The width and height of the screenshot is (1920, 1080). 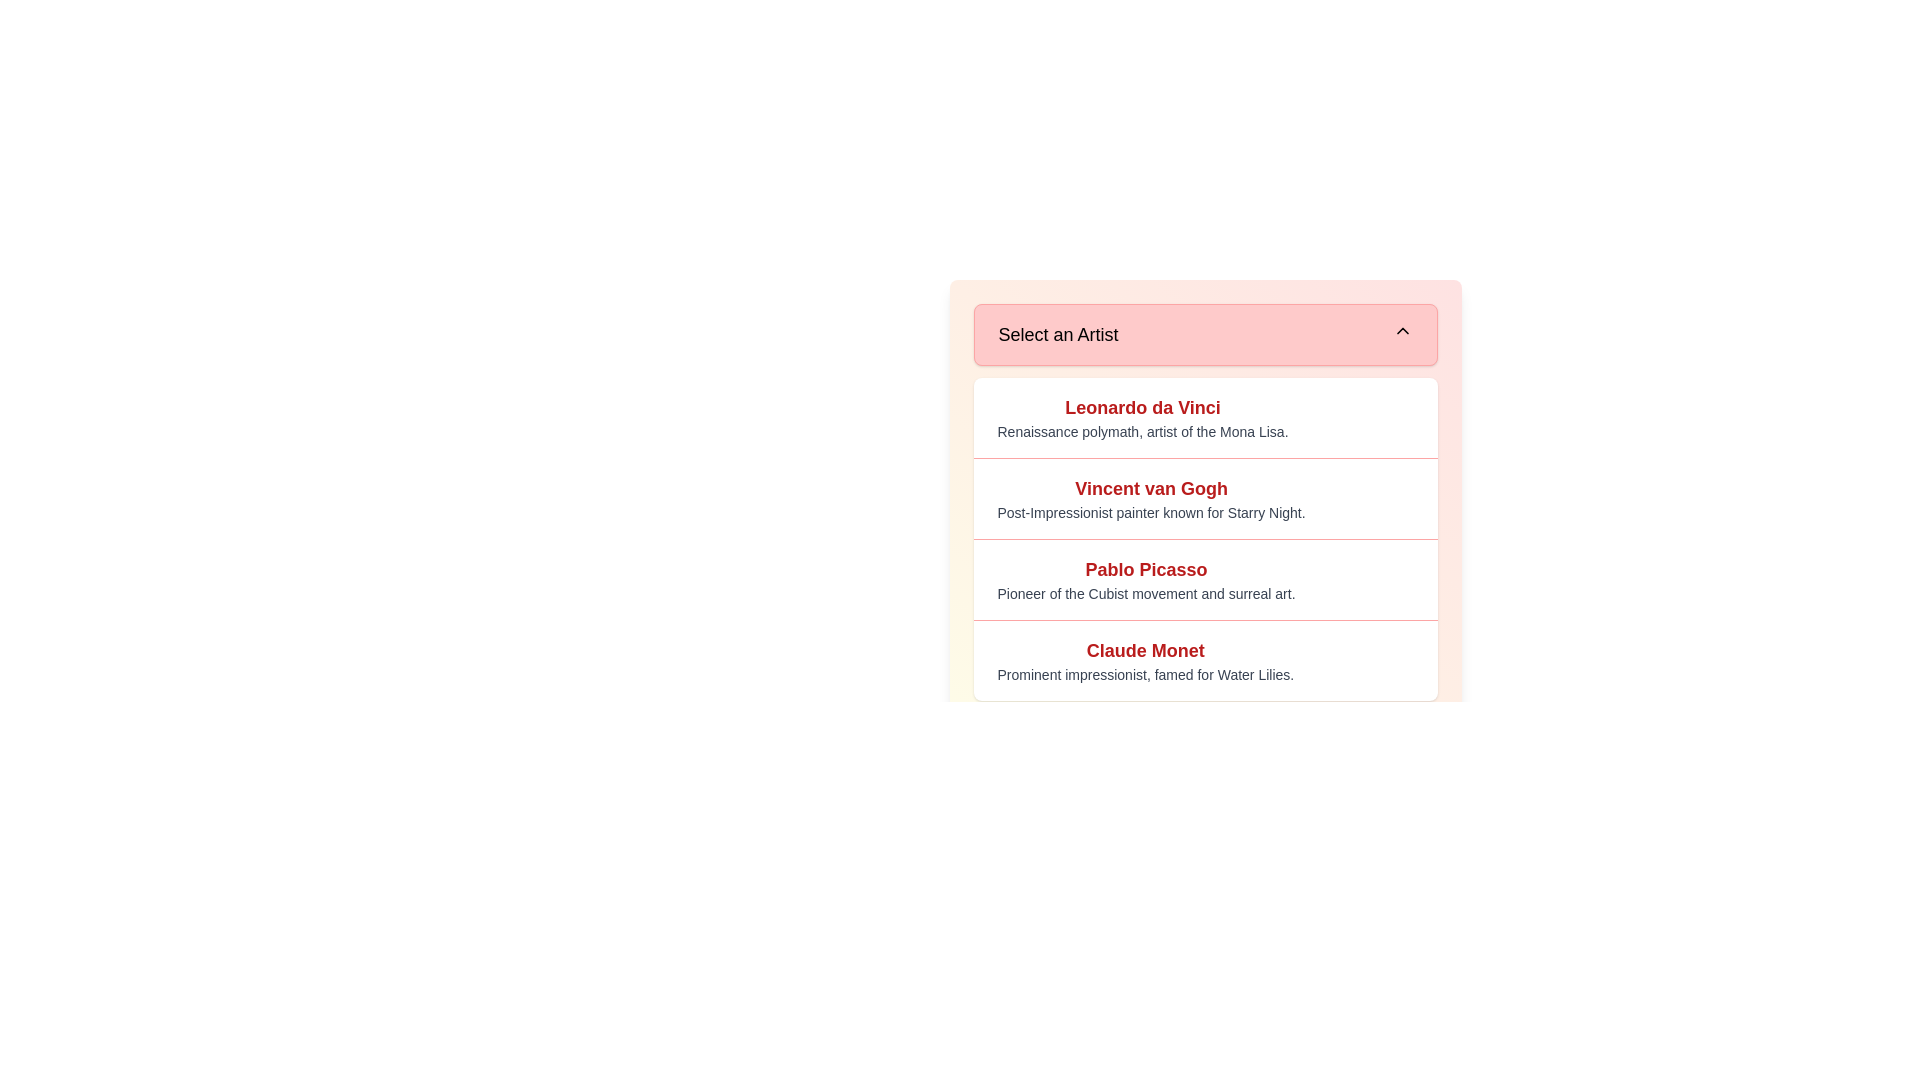 What do you see at coordinates (1142, 431) in the screenshot?
I see `the descriptive text label that provides information about the highlighted artist, positioned below the 'Leonardo da Vinci' heading` at bounding box center [1142, 431].